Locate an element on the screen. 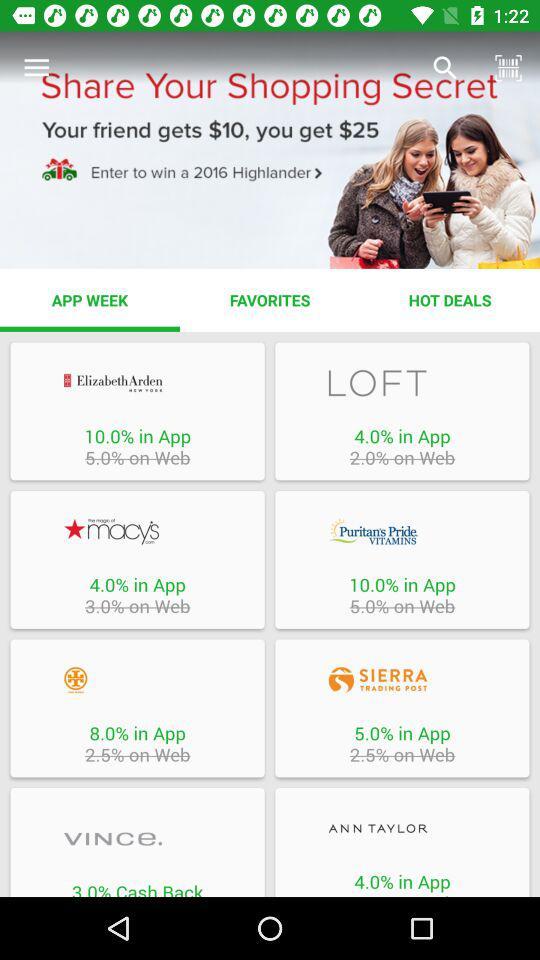 This screenshot has width=540, height=960. brand collection is located at coordinates (136, 839).